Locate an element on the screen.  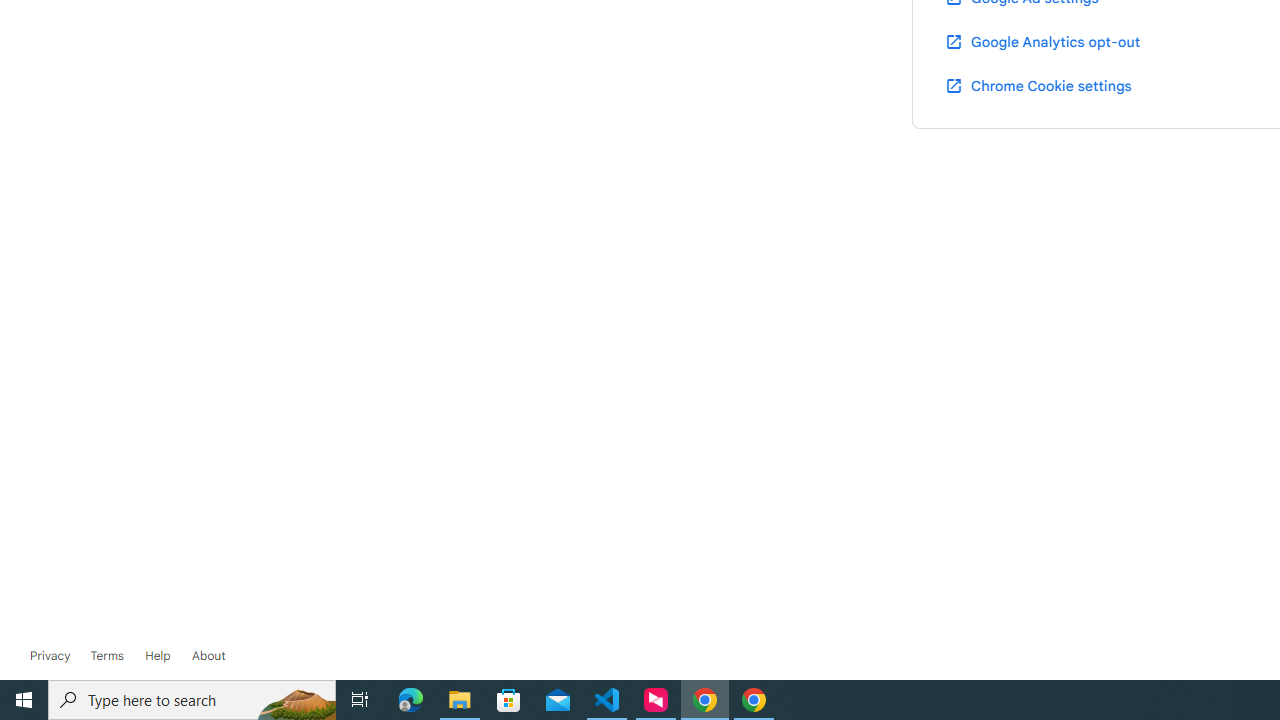
'Google Analytics opt-out' is located at coordinates (1040, 41).